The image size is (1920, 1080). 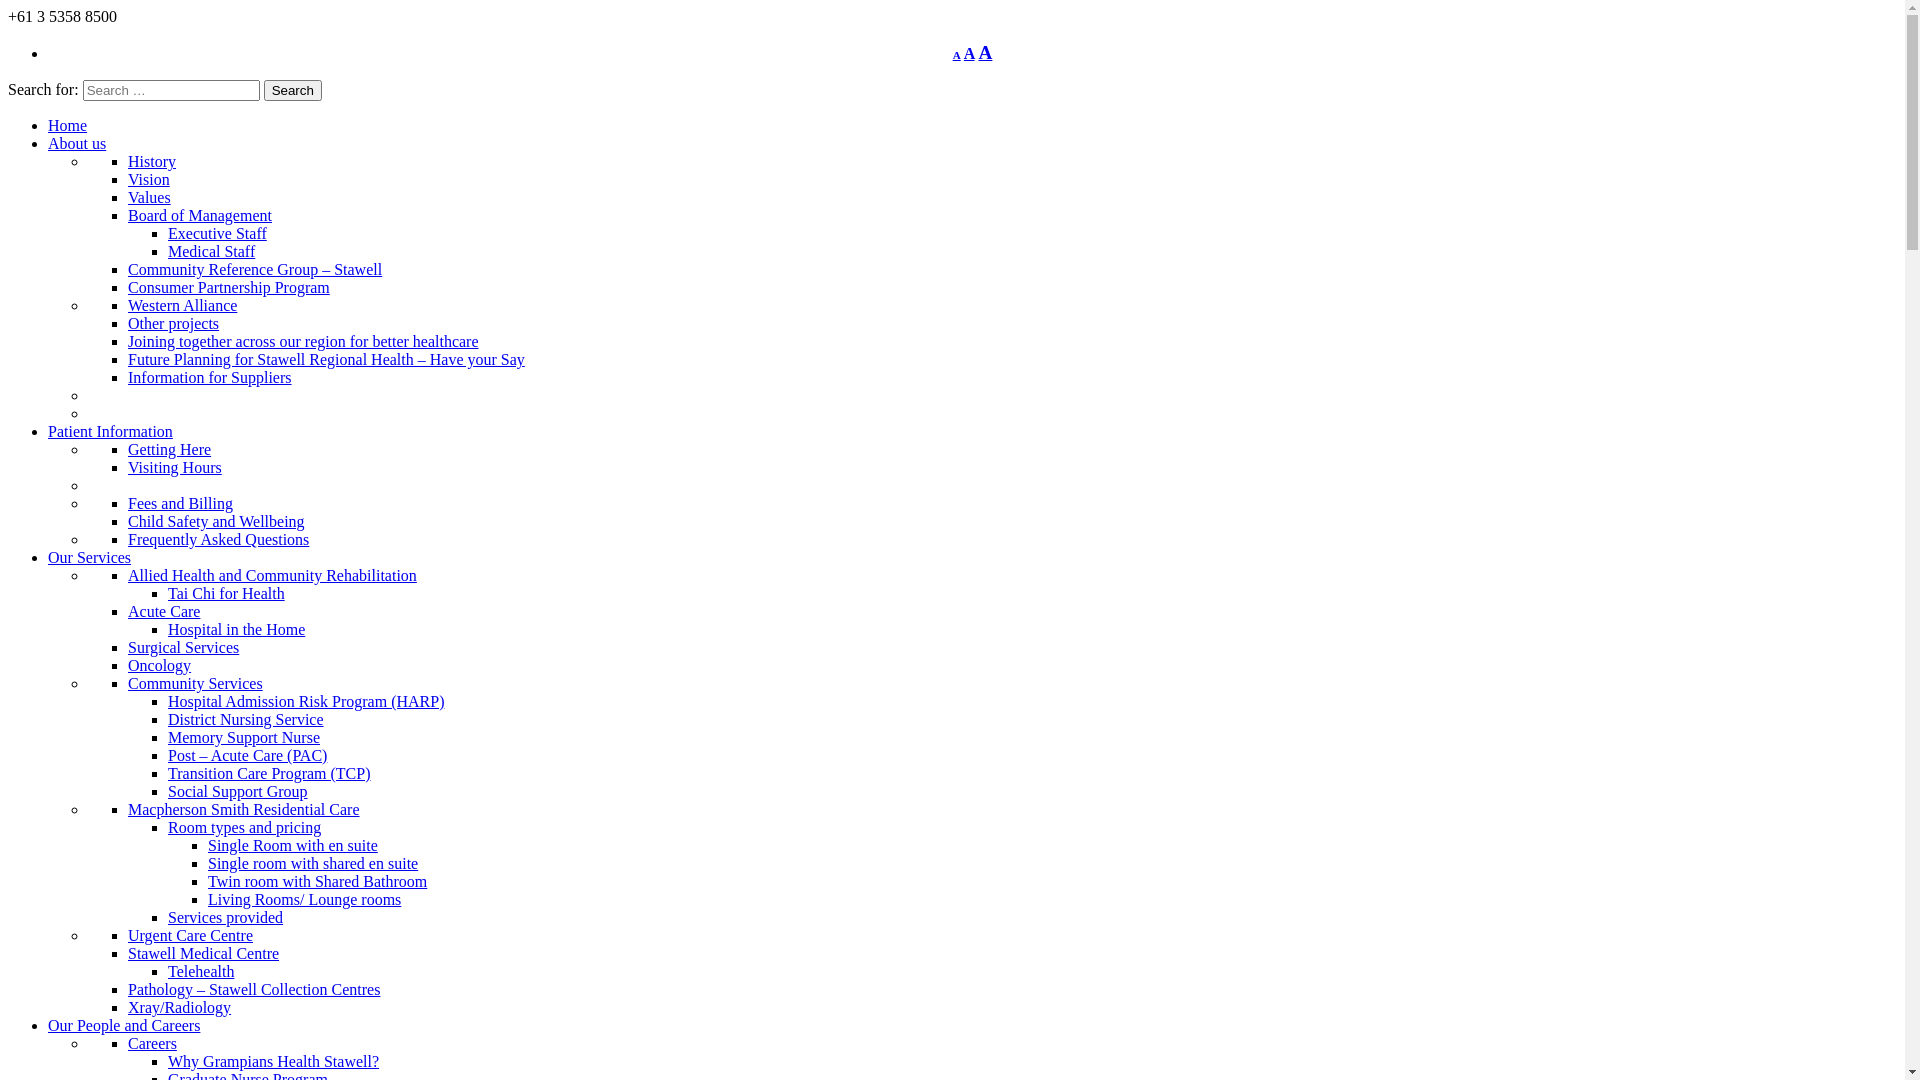 What do you see at coordinates (955, 53) in the screenshot?
I see `'A'` at bounding box center [955, 53].